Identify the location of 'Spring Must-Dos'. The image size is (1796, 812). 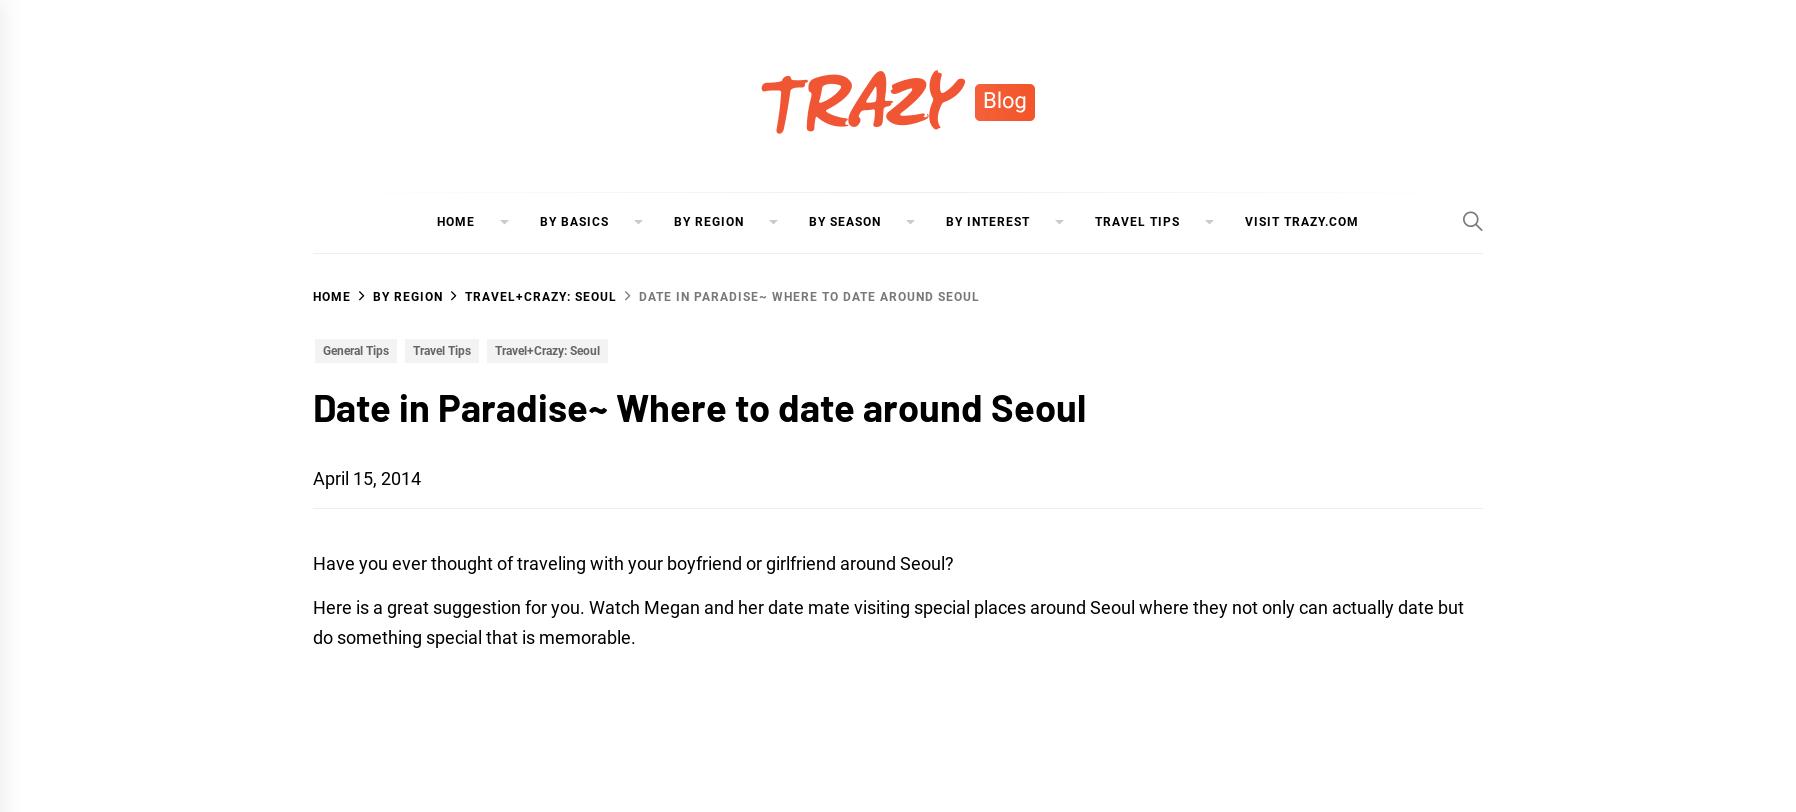
(1125, 292).